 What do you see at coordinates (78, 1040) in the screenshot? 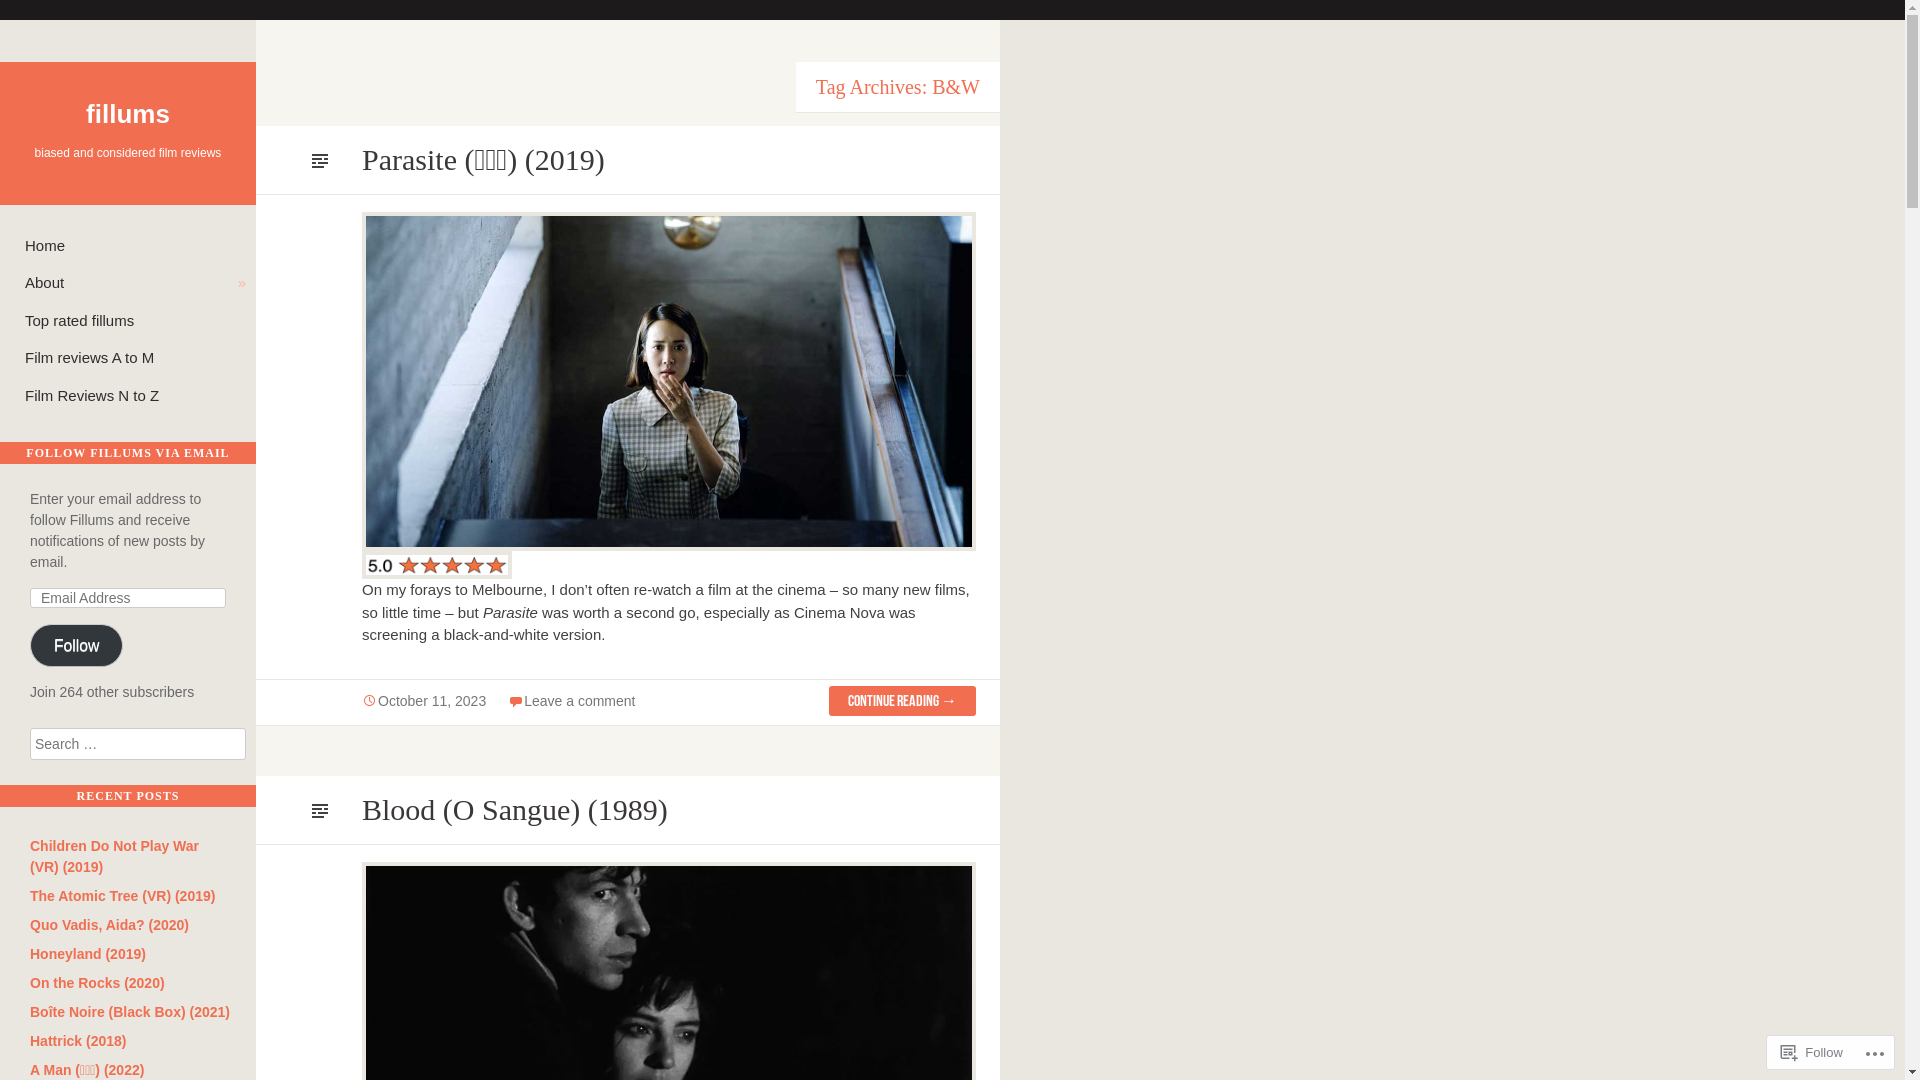
I see `'Hattrick (2018)'` at bounding box center [78, 1040].